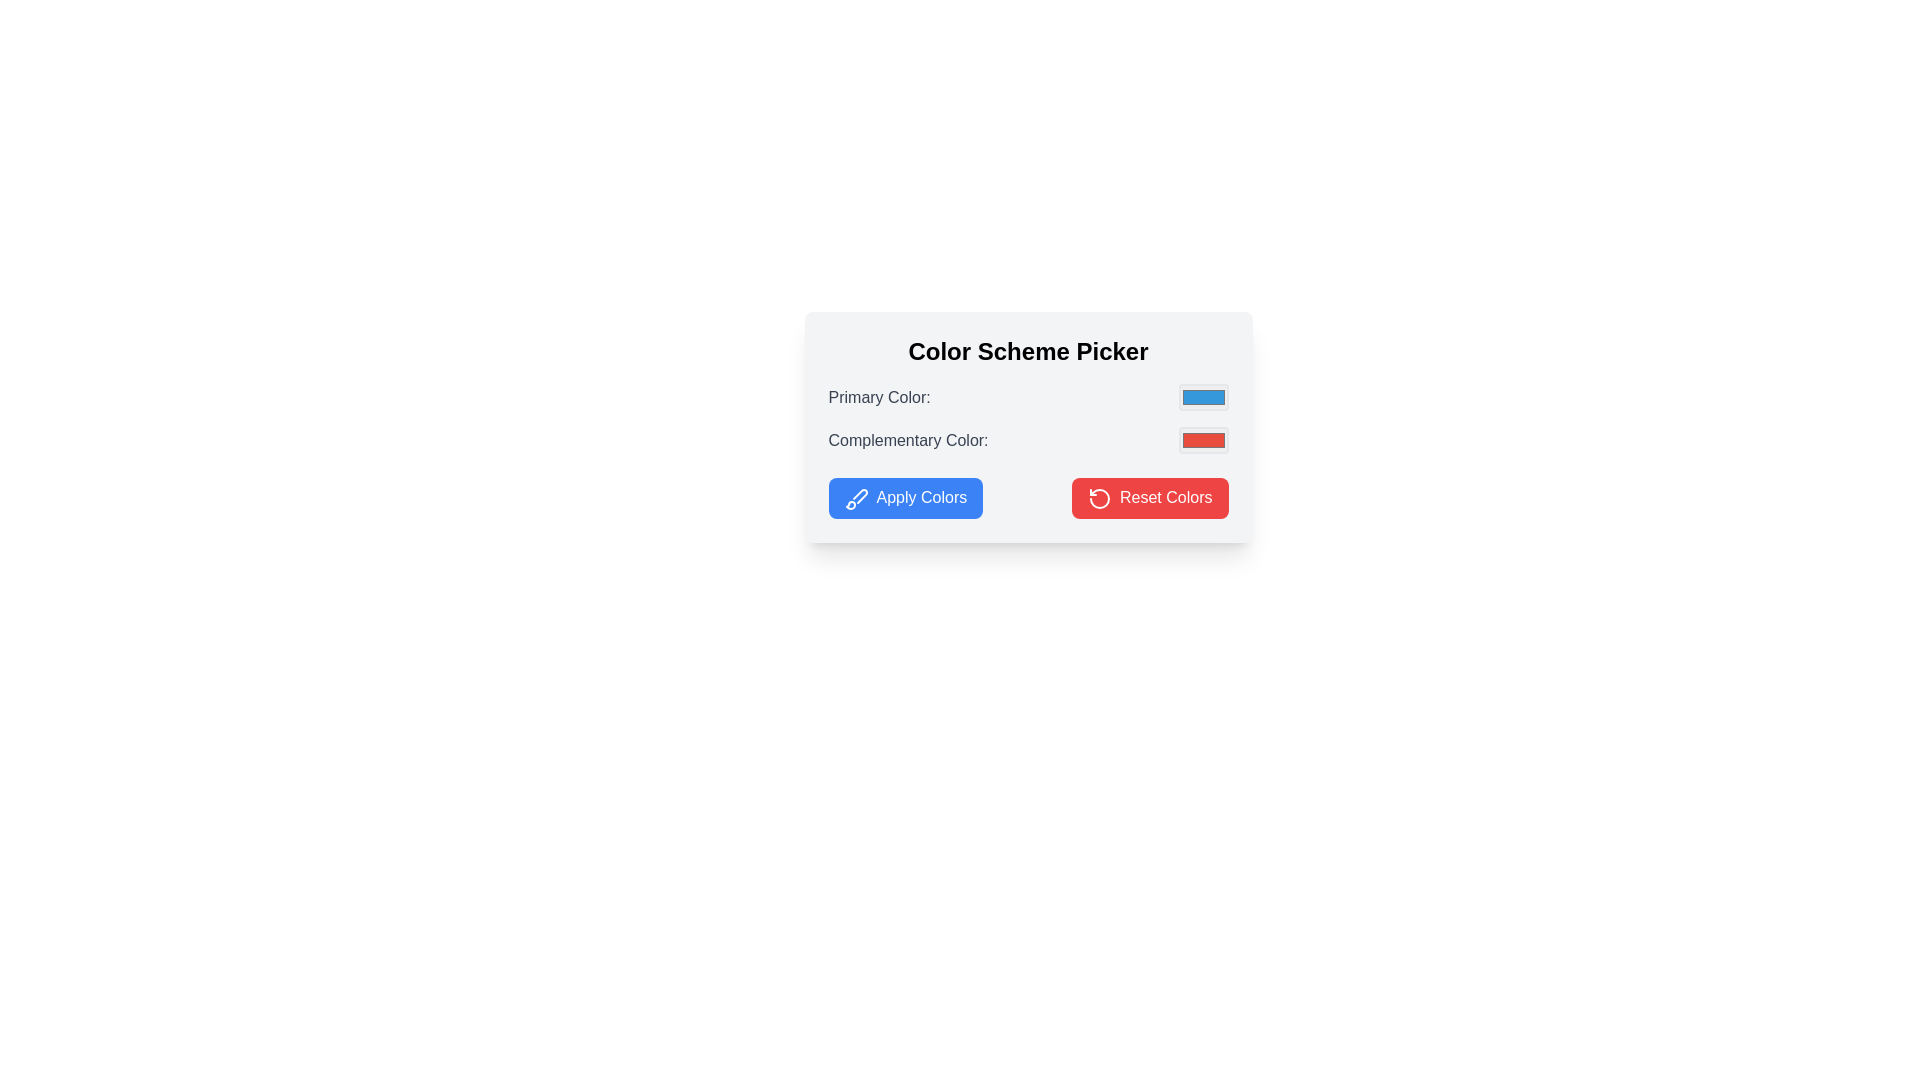  Describe the element at coordinates (1202, 397) in the screenshot. I see `the Color input field located in the top right area of the interface card, aligned horizontally with the label 'Primary Color:', to change its value` at that location.